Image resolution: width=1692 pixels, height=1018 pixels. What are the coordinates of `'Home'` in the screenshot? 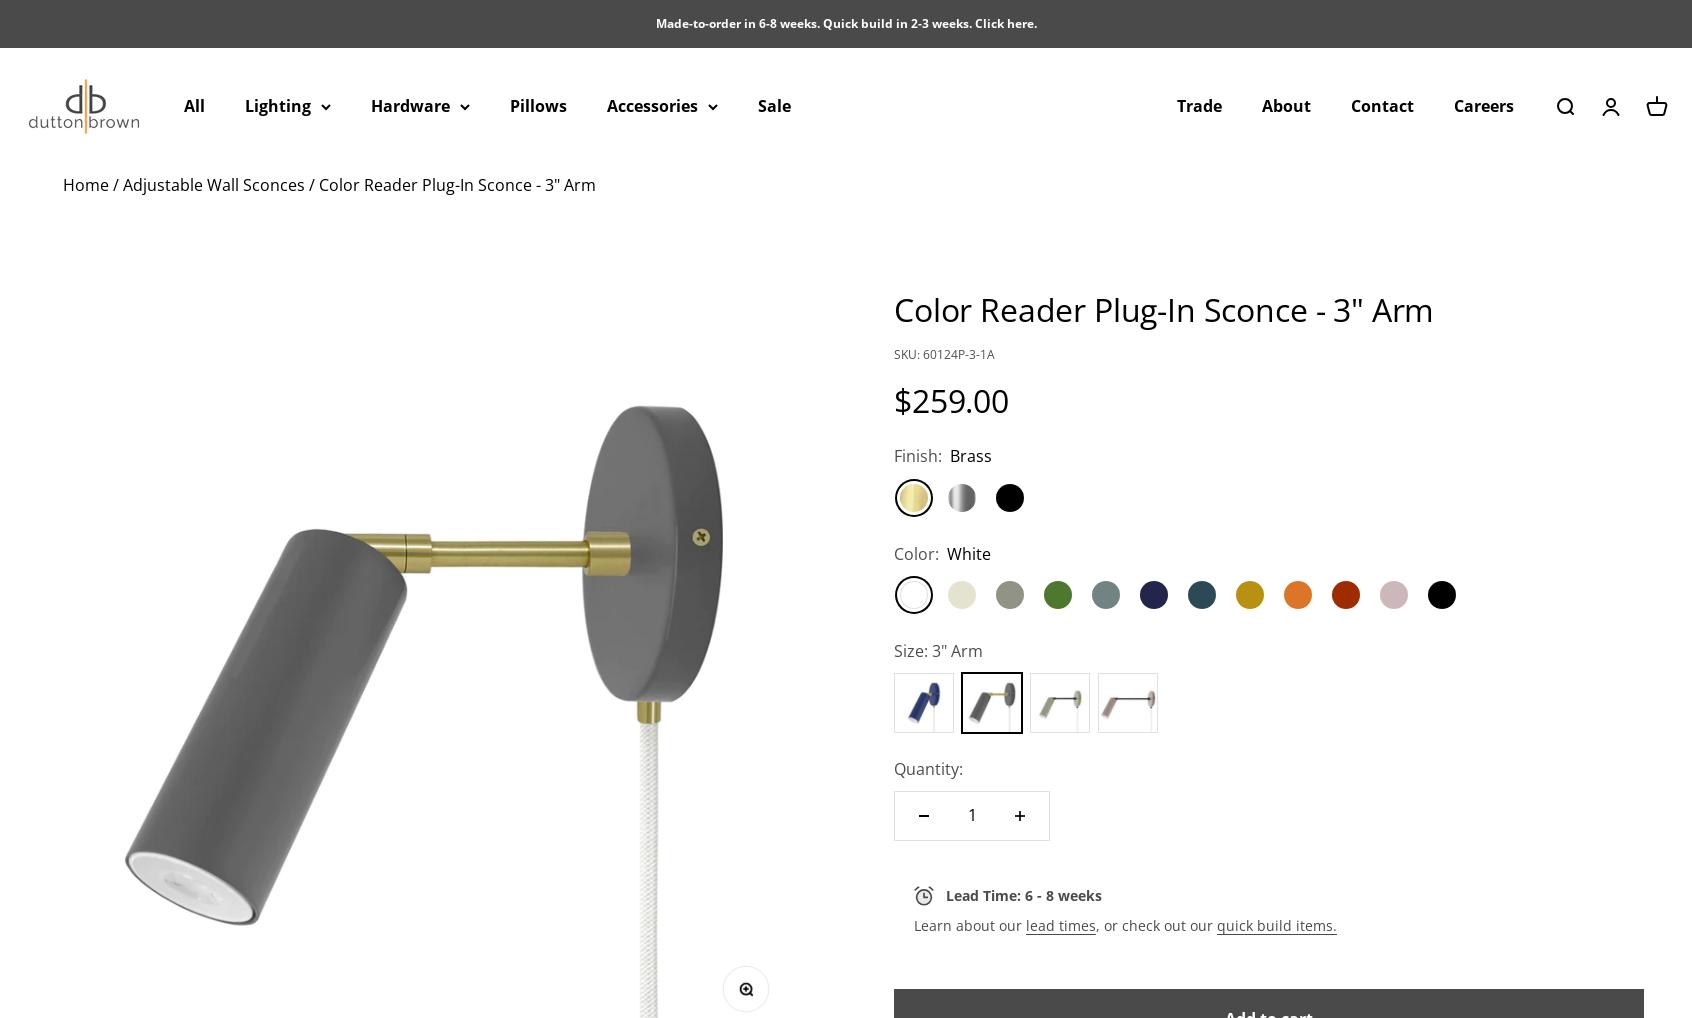 It's located at (61, 184).